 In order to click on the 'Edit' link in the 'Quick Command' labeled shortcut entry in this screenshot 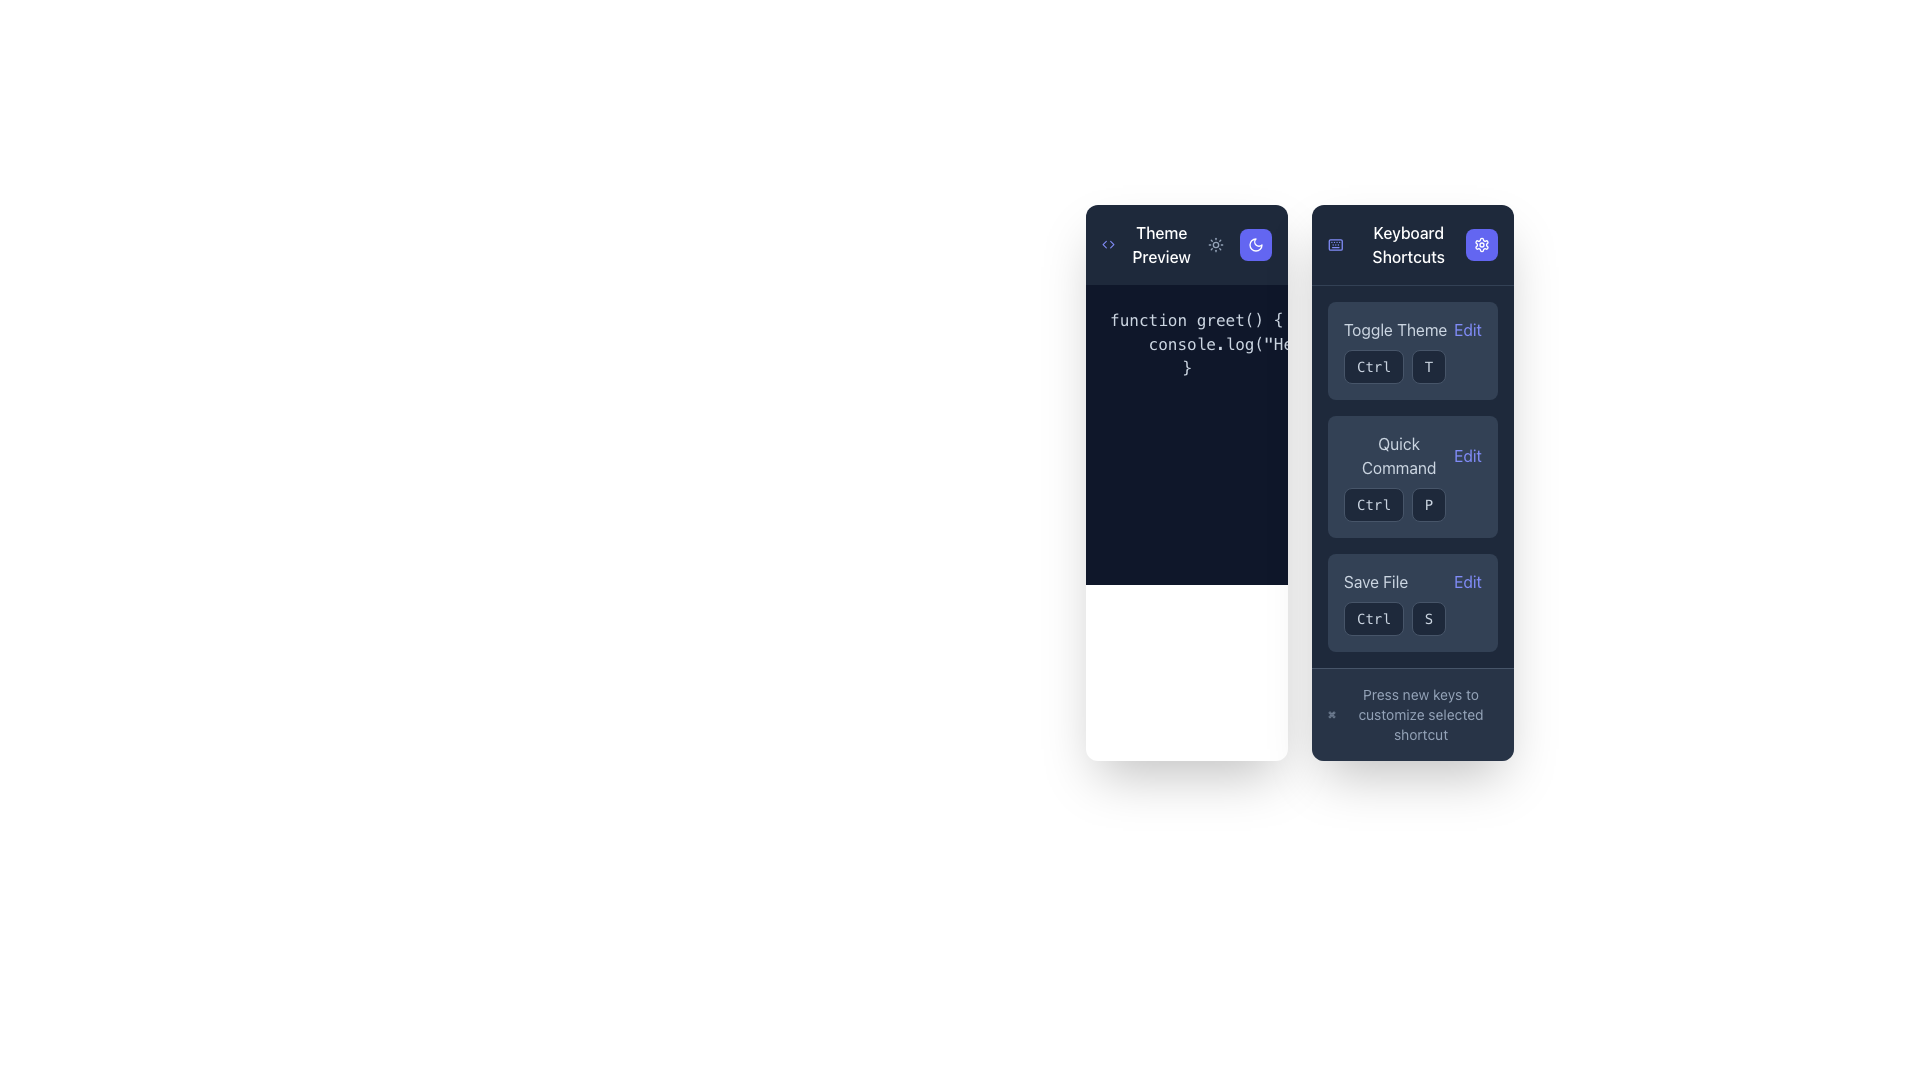, I will do `click(1411, 455)`.